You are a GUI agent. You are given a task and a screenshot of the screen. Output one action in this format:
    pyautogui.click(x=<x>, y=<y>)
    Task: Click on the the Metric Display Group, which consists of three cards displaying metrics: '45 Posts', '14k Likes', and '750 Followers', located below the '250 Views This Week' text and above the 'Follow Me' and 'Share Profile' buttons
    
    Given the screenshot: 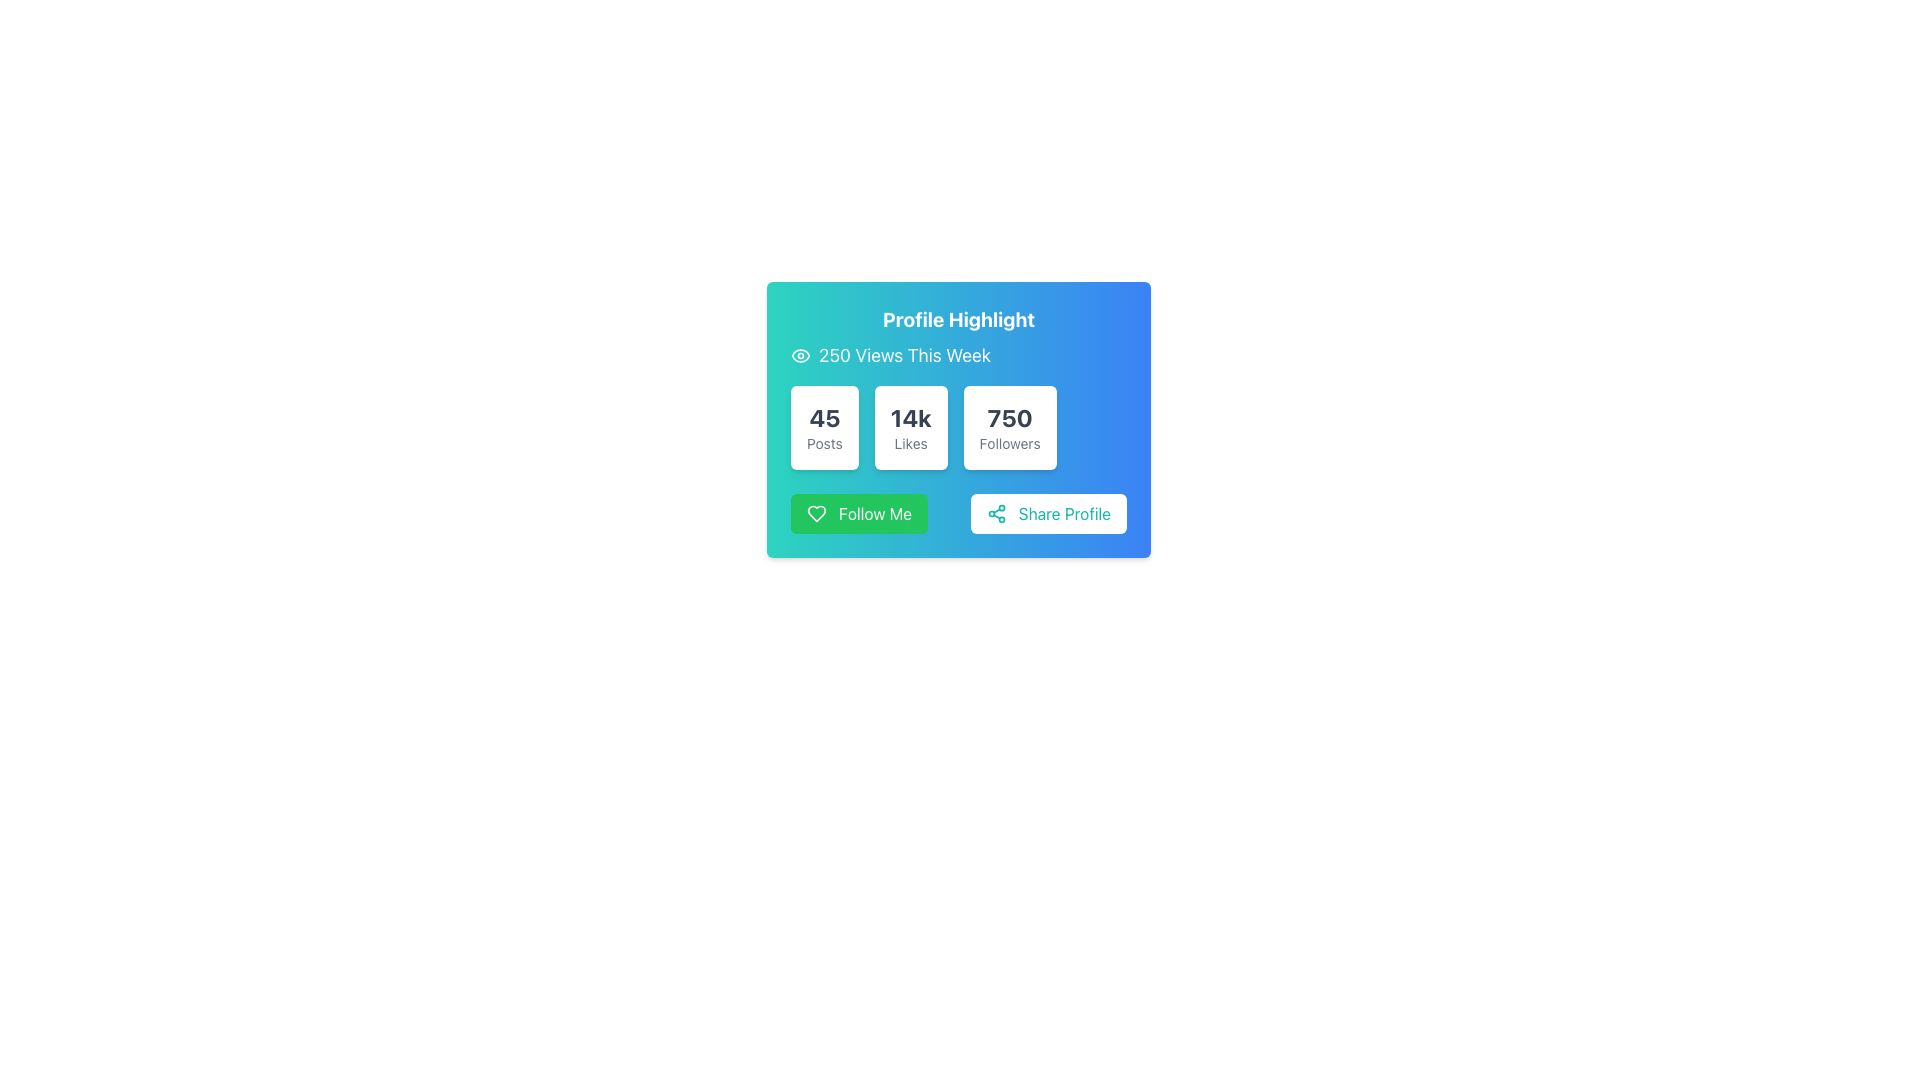 What is the action you would take?
    pyautogui.click(x=958, y=427)
    